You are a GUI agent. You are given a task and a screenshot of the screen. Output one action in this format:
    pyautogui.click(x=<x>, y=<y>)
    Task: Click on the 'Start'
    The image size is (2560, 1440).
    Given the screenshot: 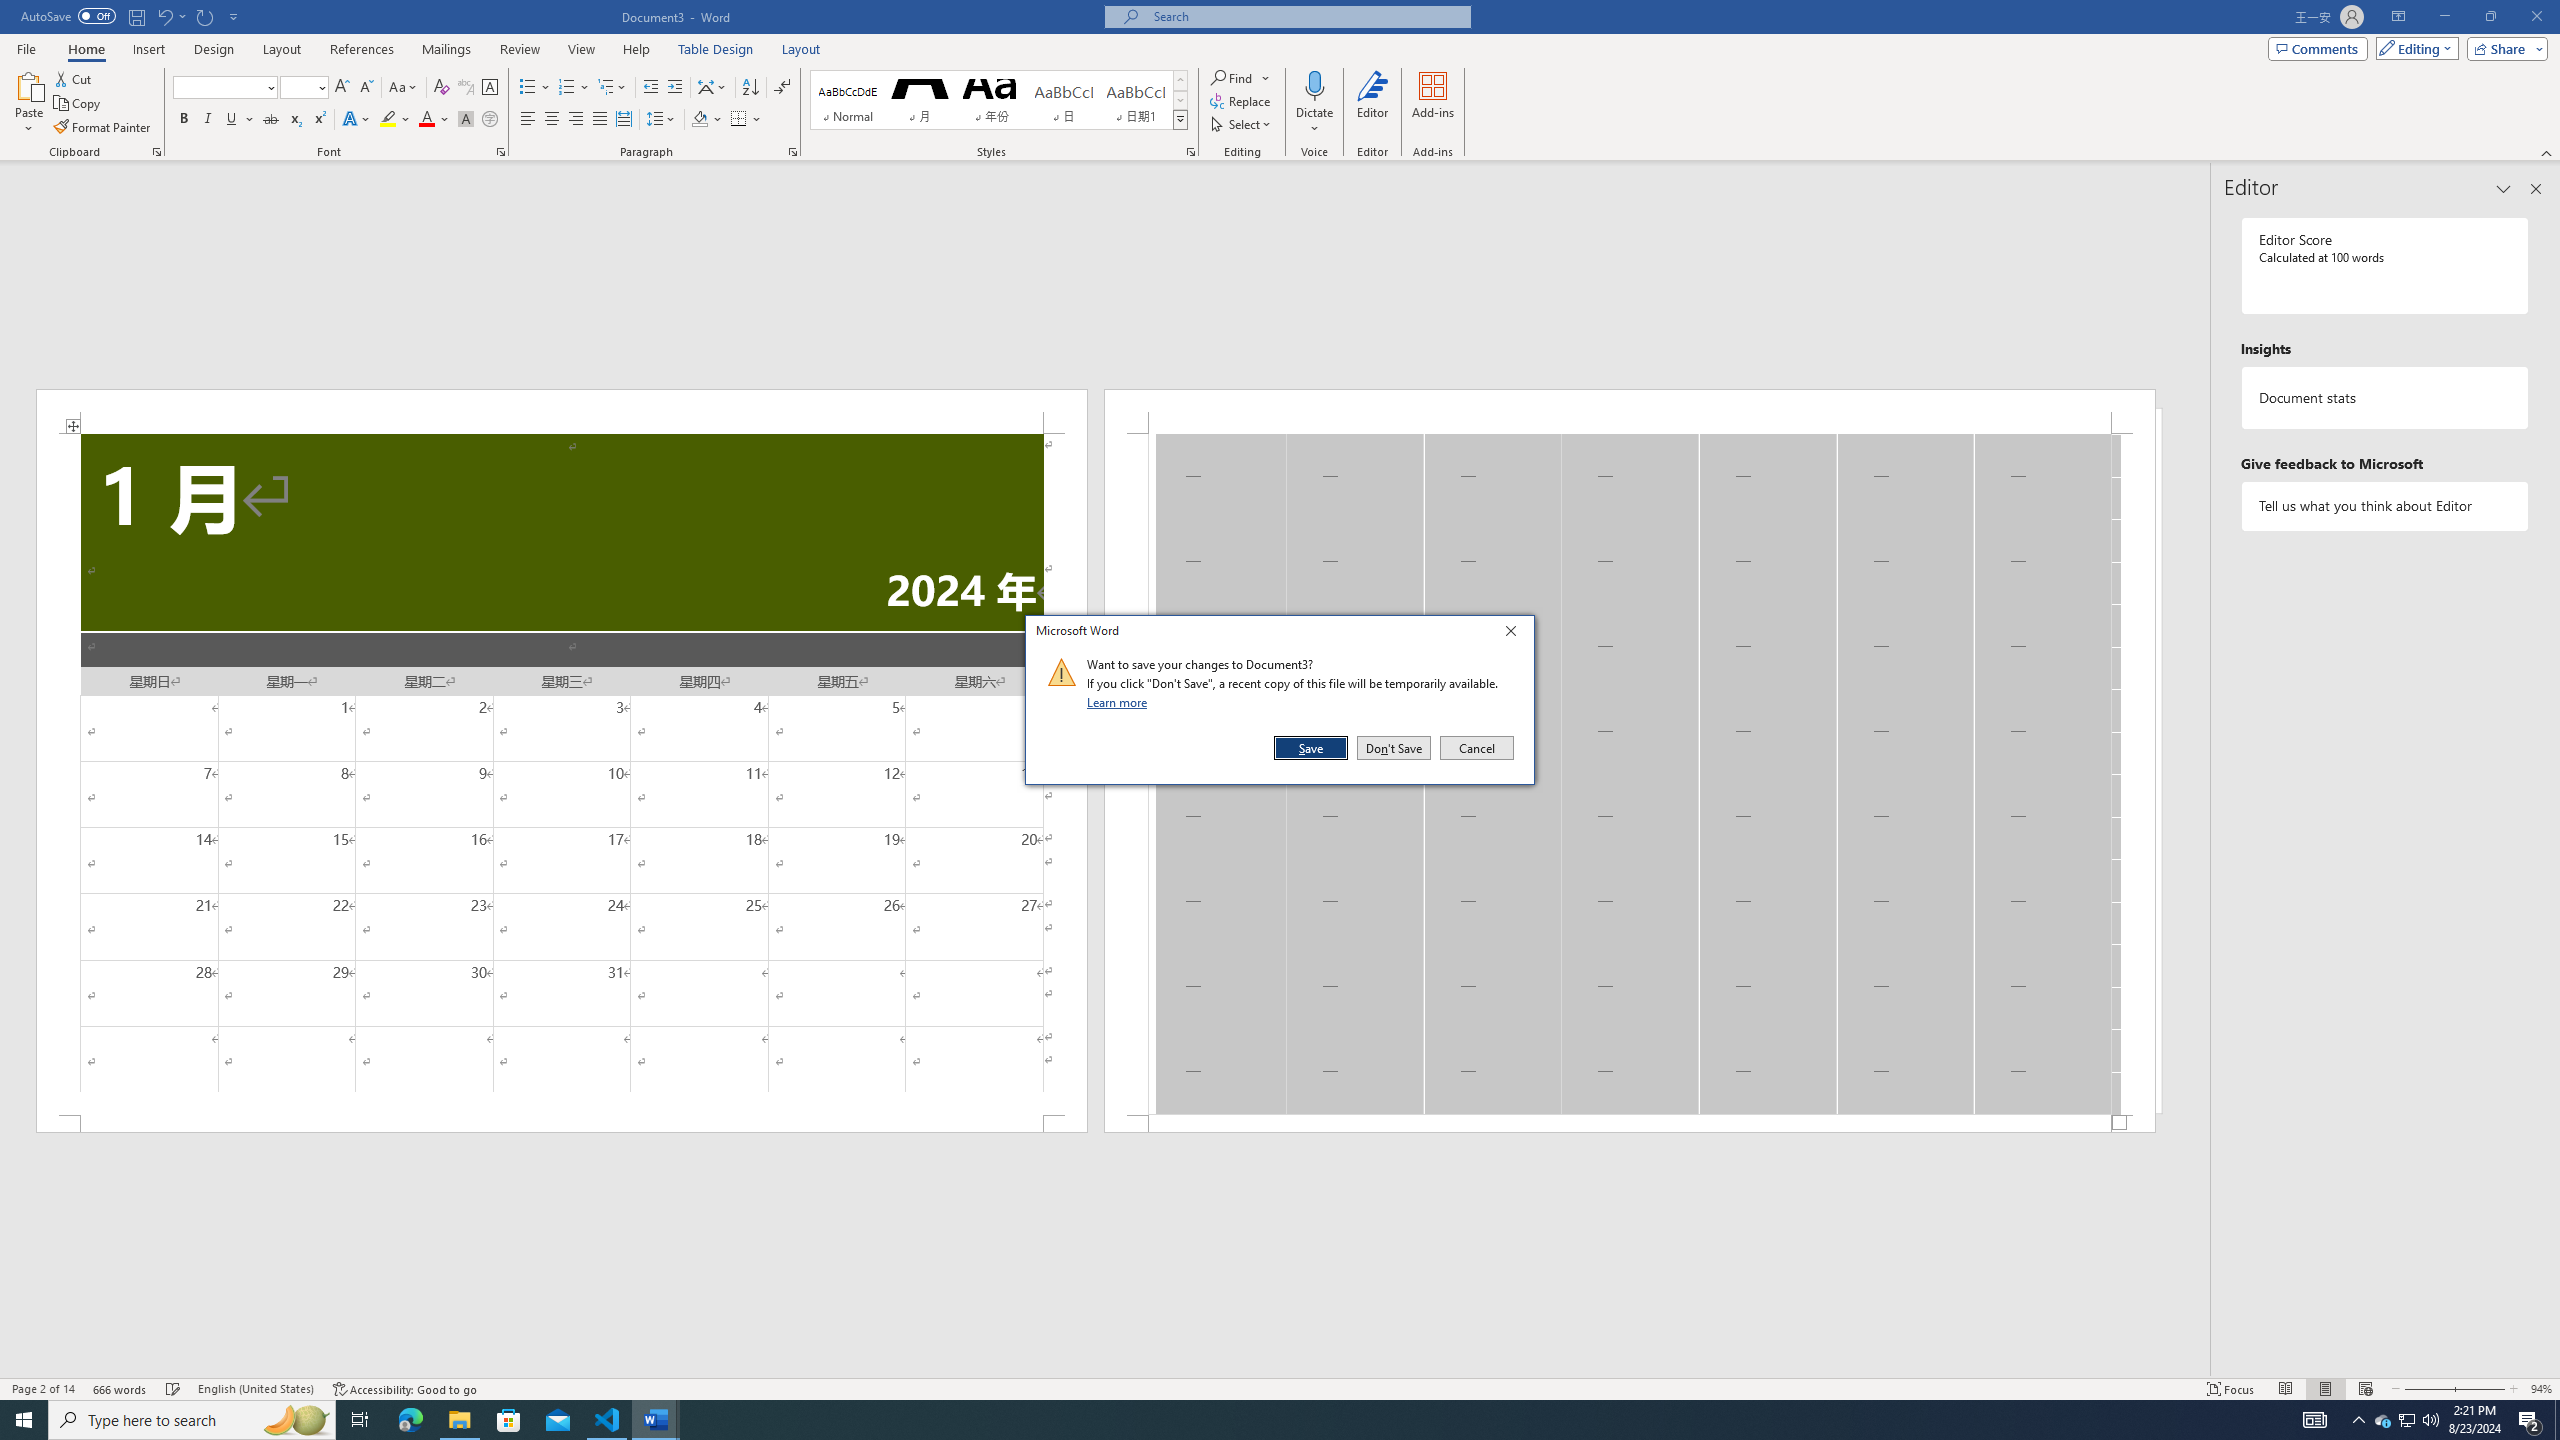 What is the action you would take?
    pyautogui.click(x=24, y=1418)
    